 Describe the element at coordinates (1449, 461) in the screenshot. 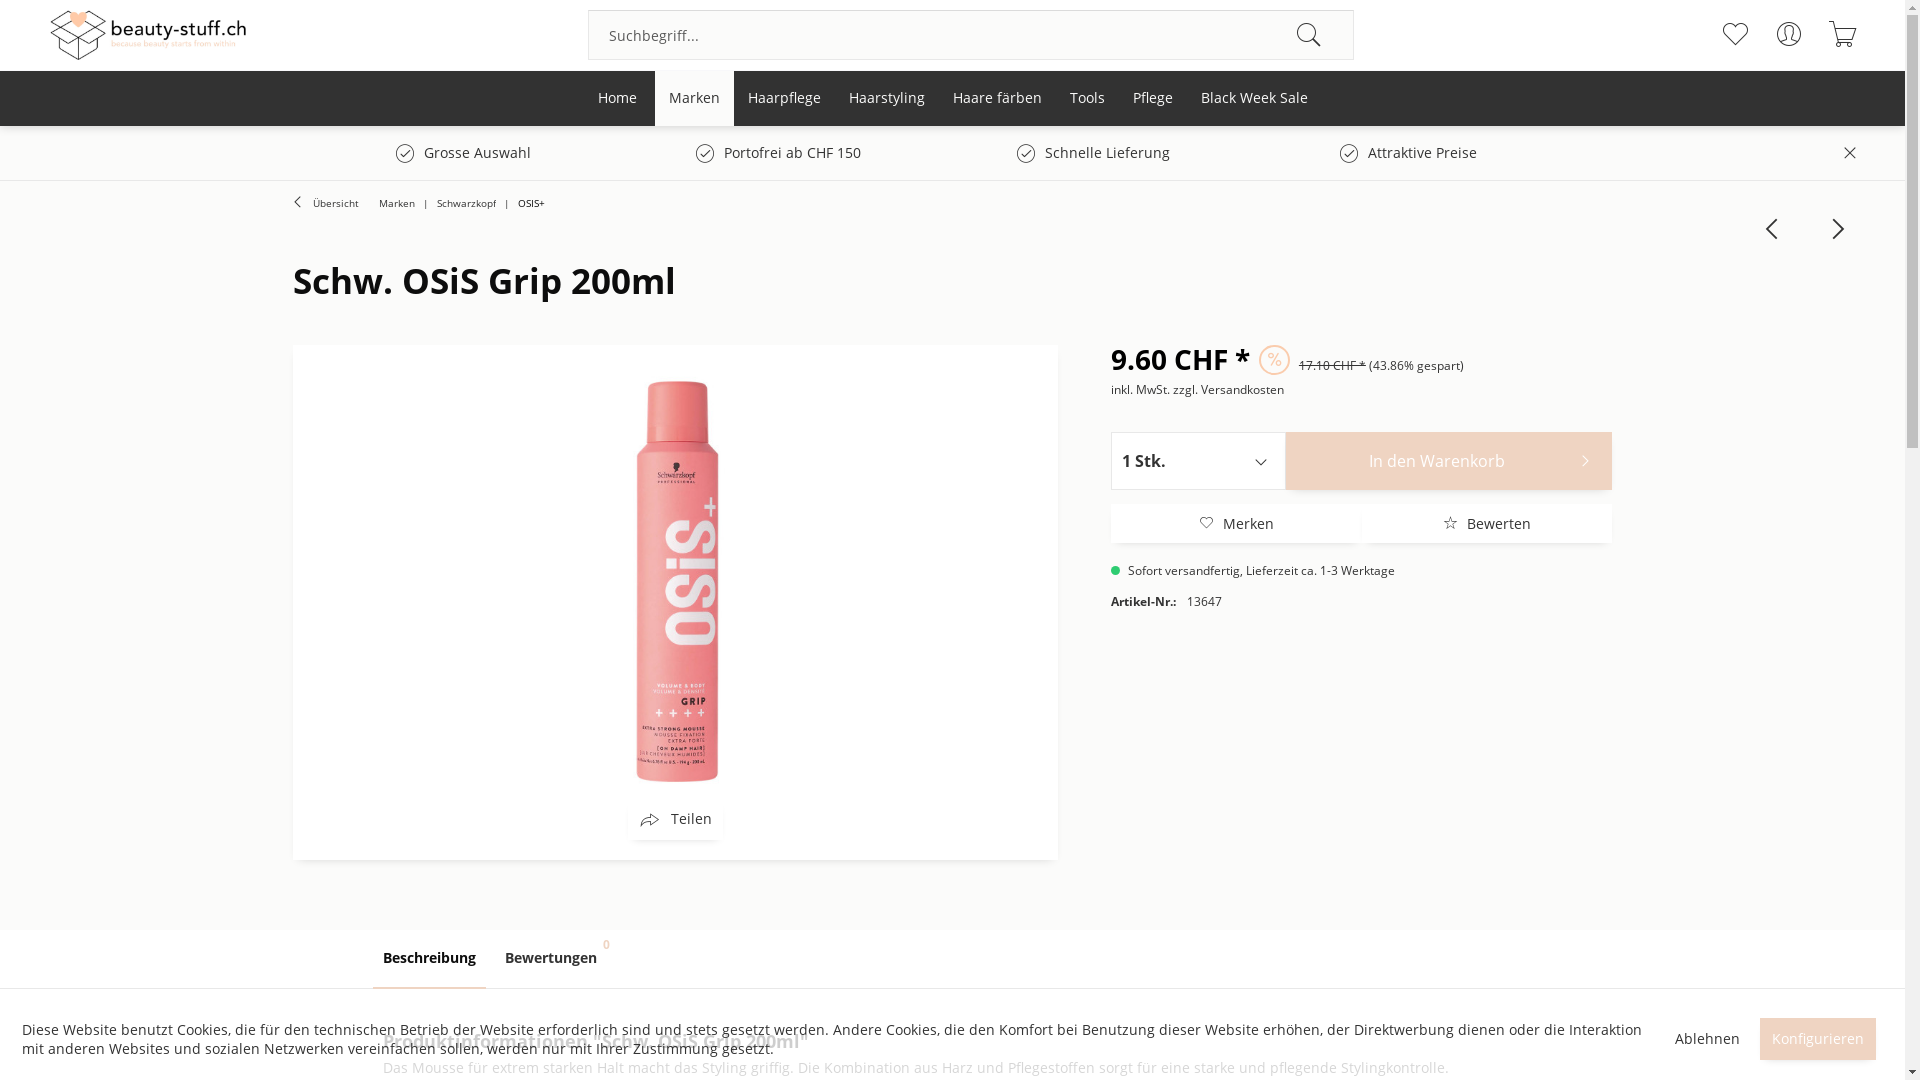

I see `'In den Warenkorb'` at that location.